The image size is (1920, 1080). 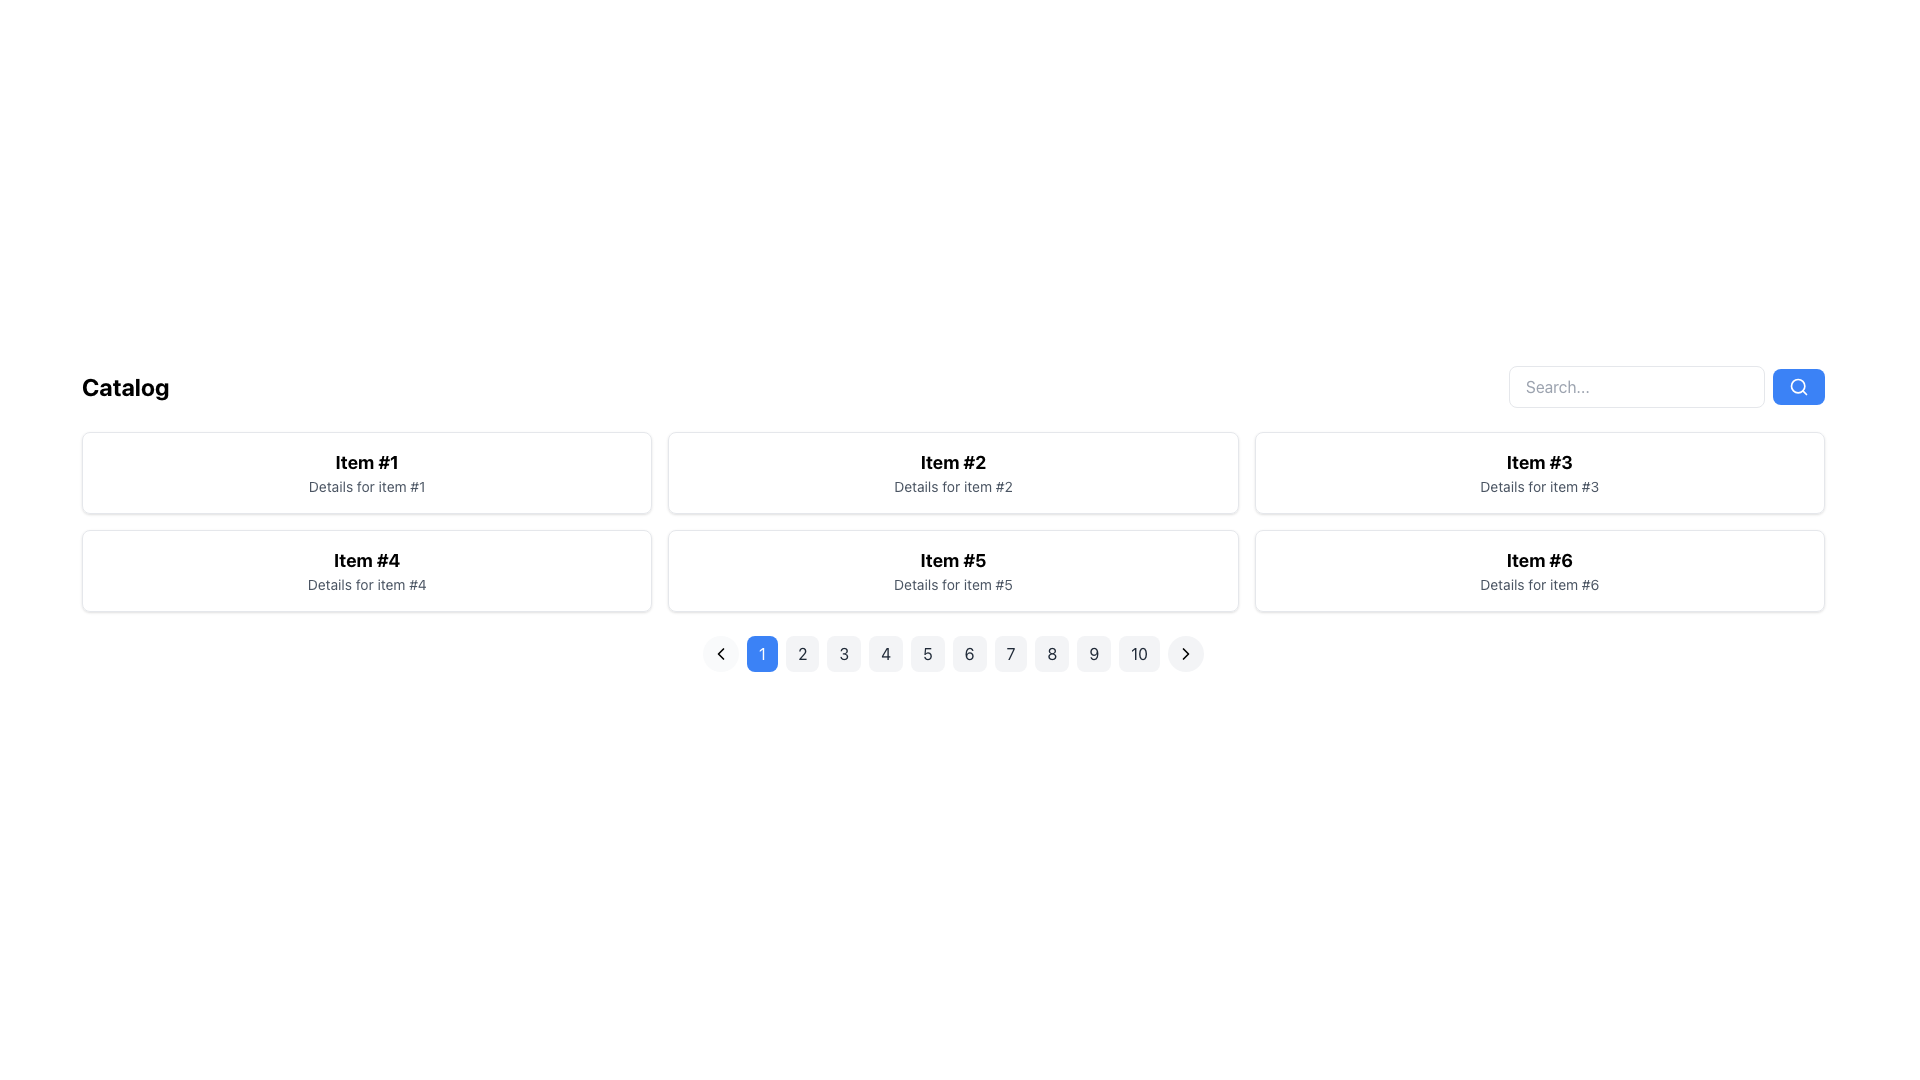 I want to click on the pagination button labeled '6', so click(x=952, y=654).